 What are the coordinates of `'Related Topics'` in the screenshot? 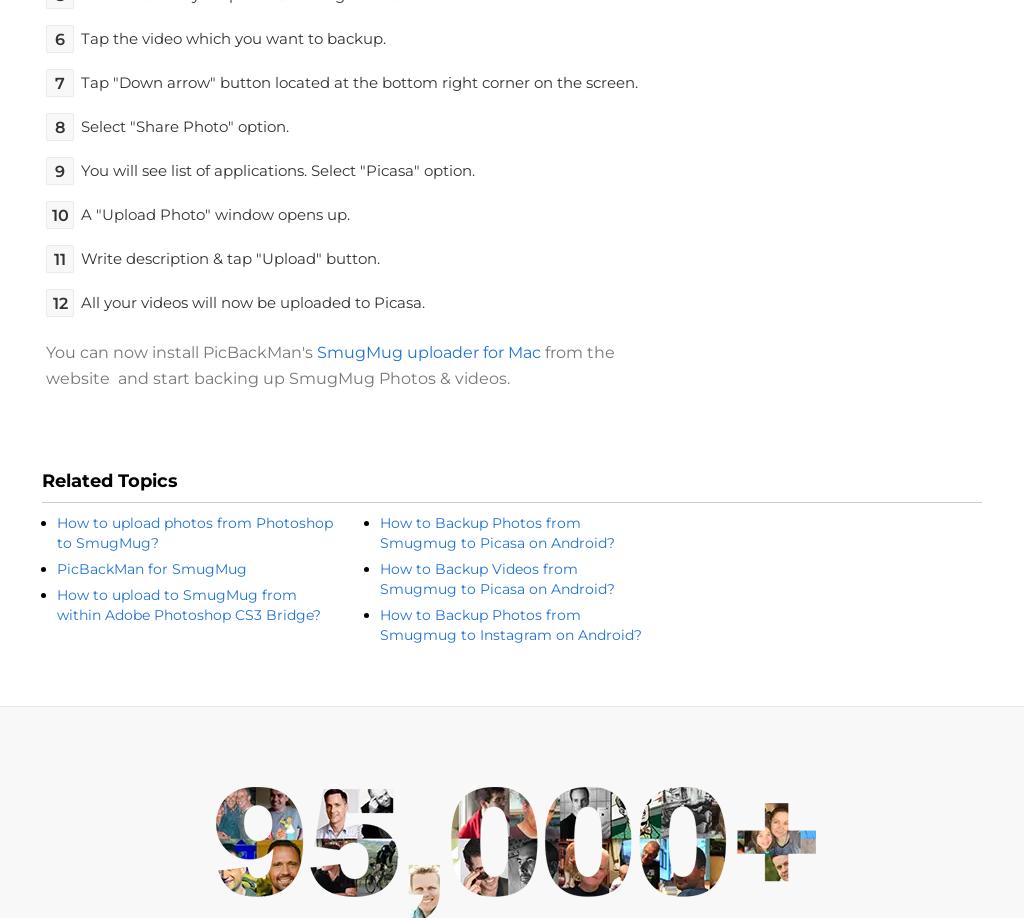 It's located at (41, 481).